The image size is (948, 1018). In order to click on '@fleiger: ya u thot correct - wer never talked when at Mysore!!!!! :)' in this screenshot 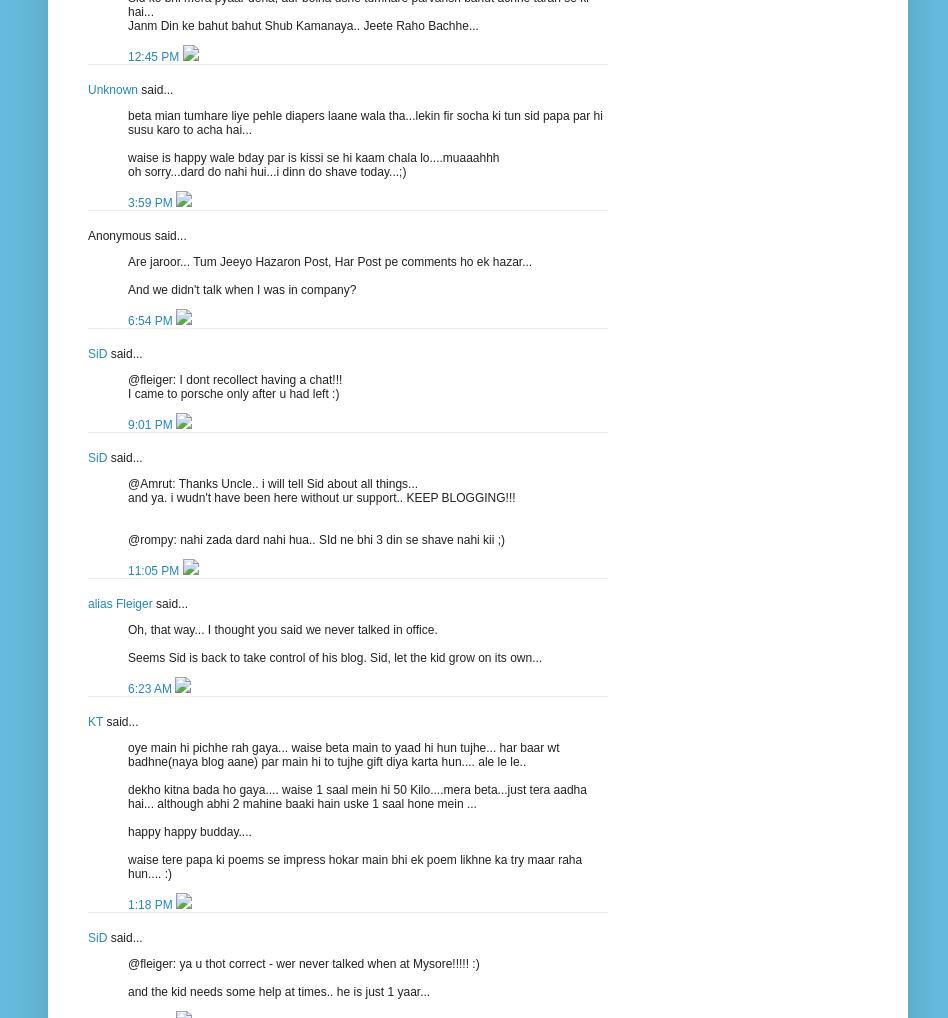, I will do `click(303, 962)`.